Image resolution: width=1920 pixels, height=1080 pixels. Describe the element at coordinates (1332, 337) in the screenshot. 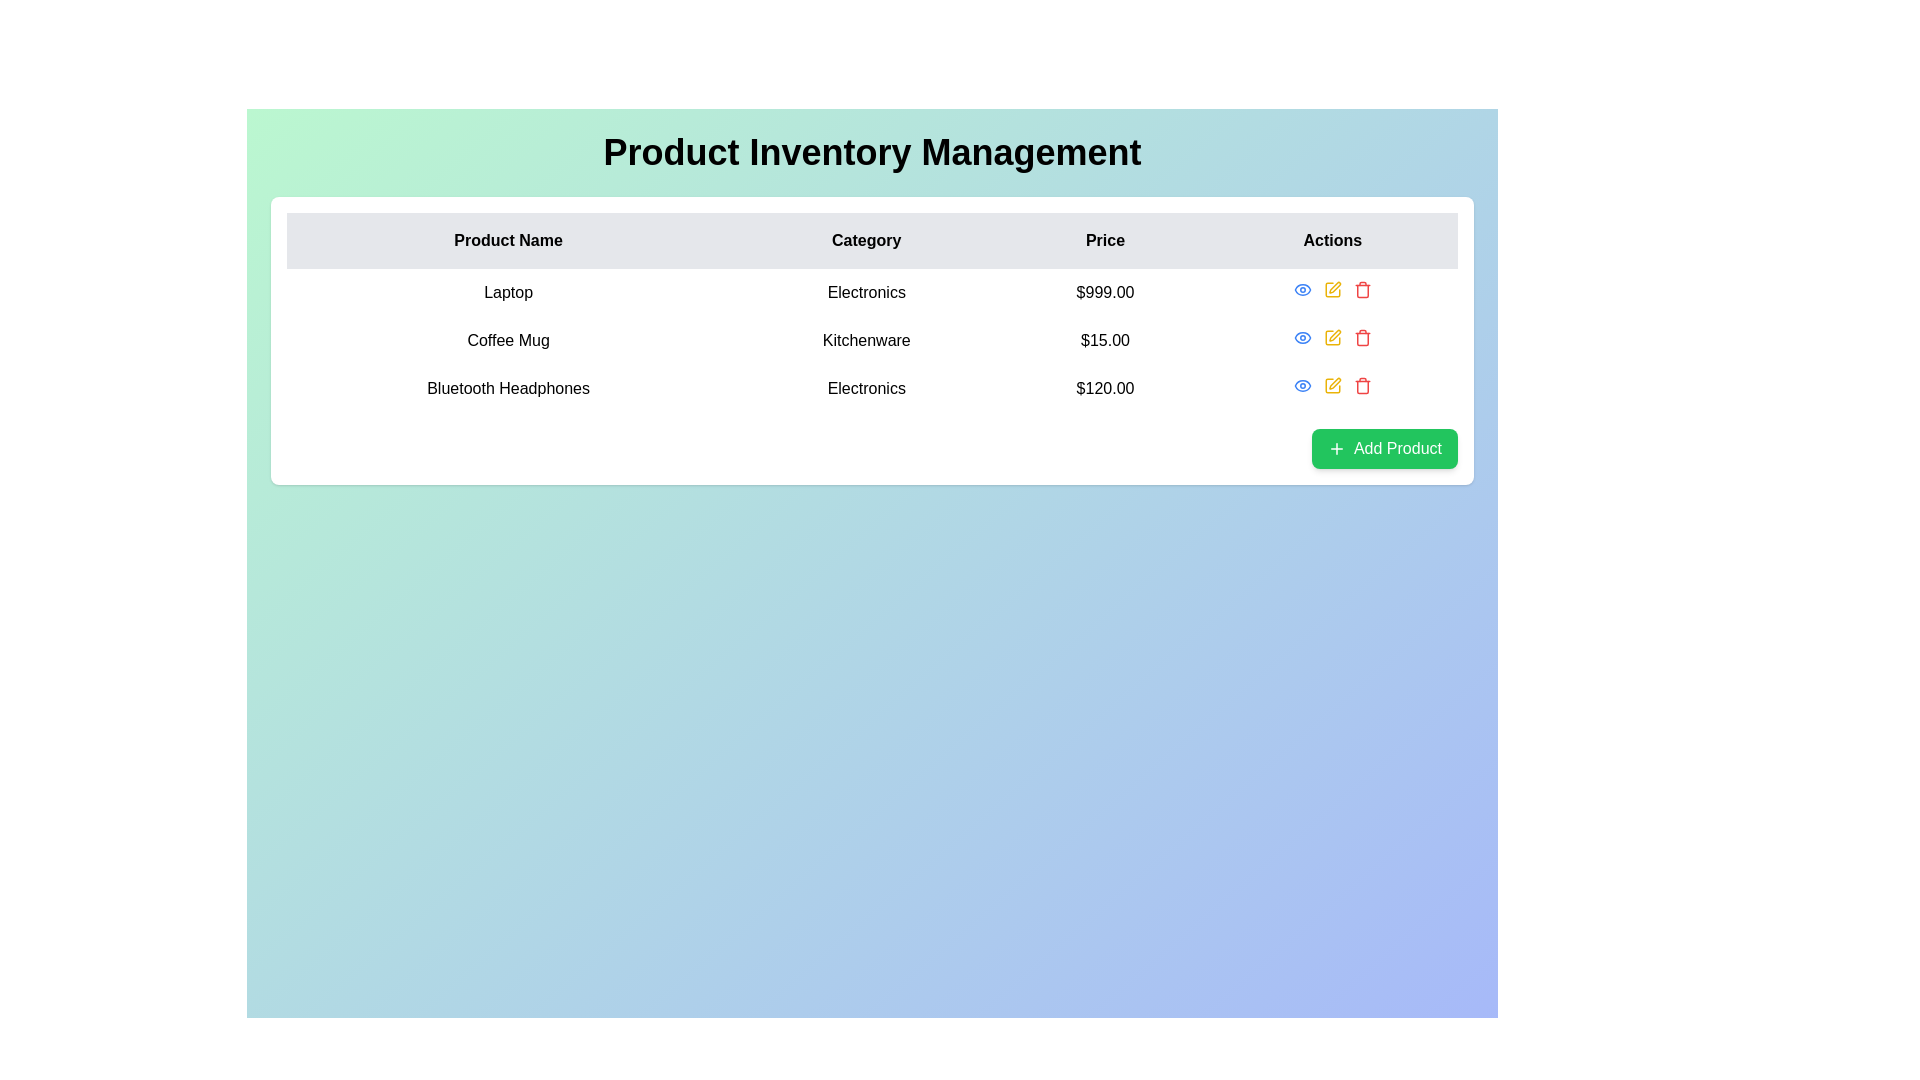

I see `the yellow edit icon, which is square-shaped and features a pen motif, located in the second row of action icons in the 'Actions' column of the table, positioned between the 'view' and 'delete' icons` at that location.